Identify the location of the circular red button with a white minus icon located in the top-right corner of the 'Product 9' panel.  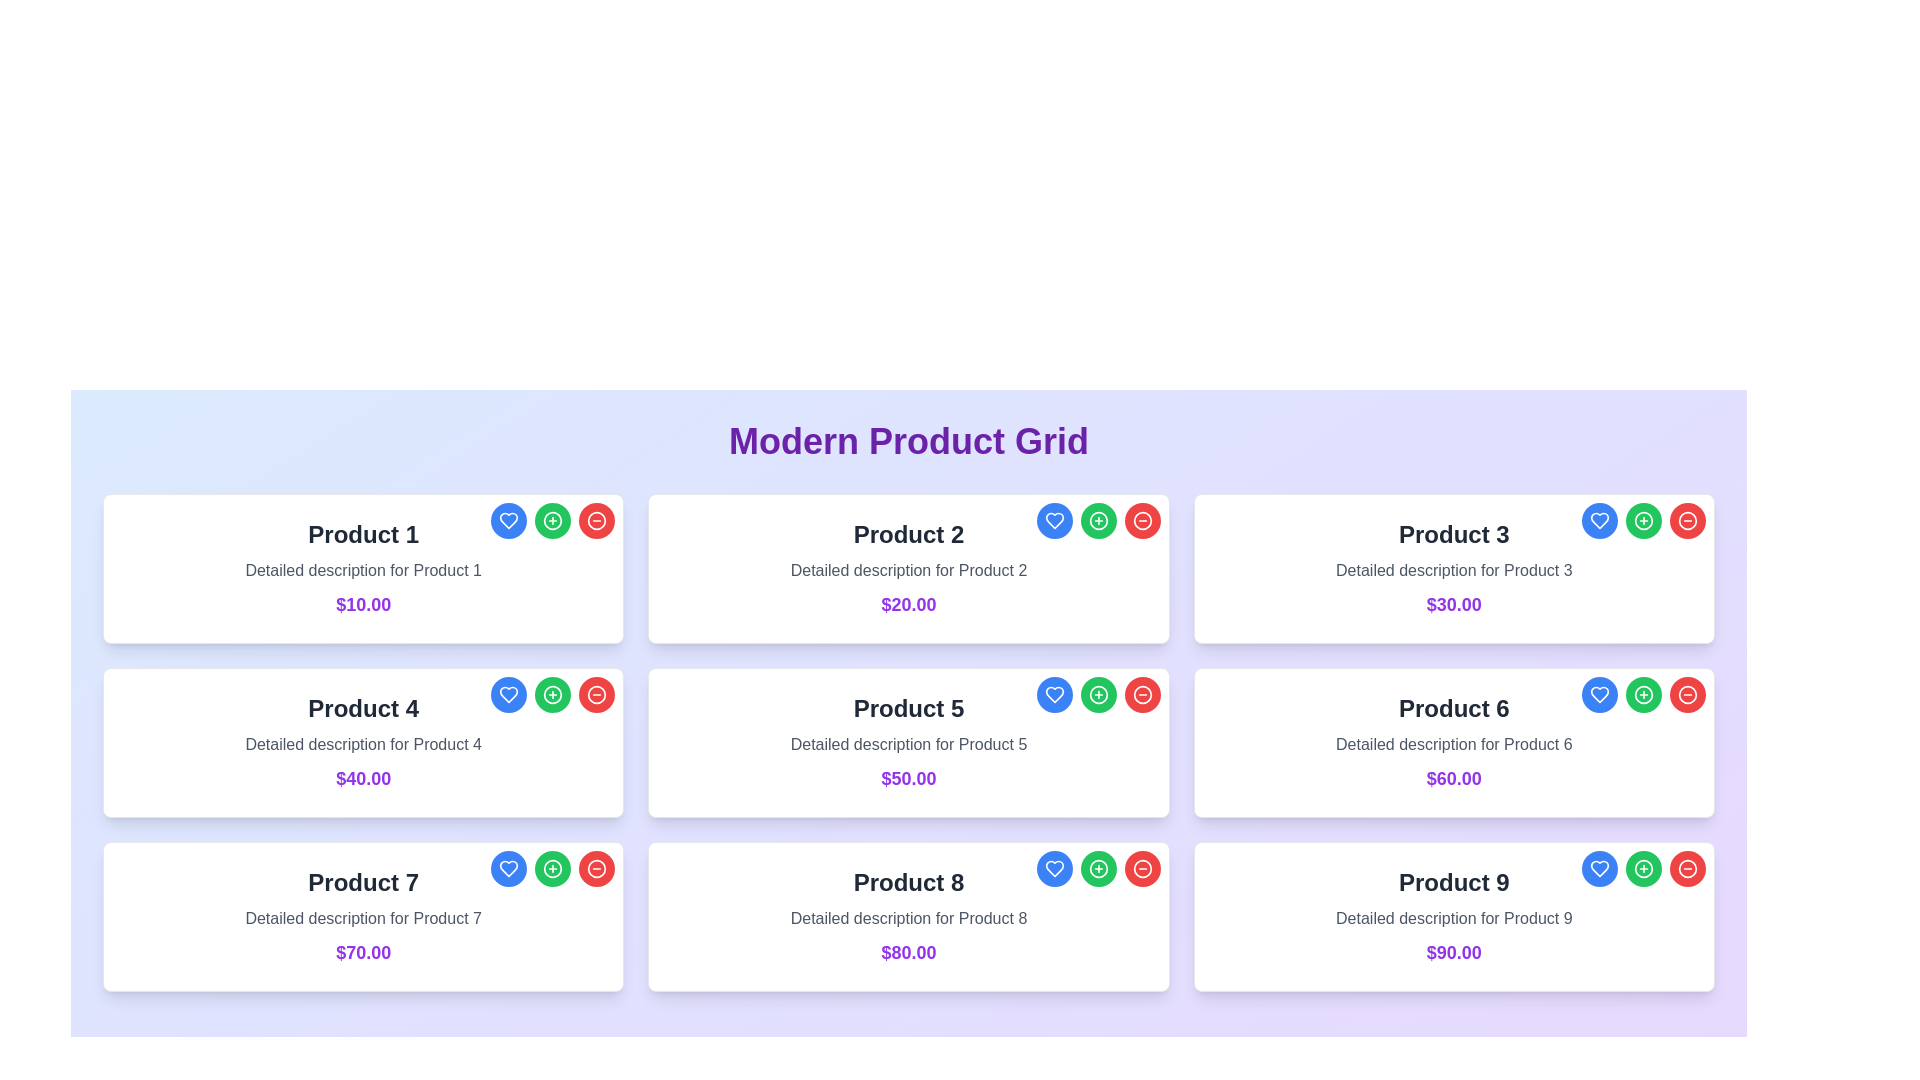
(1687, 867).